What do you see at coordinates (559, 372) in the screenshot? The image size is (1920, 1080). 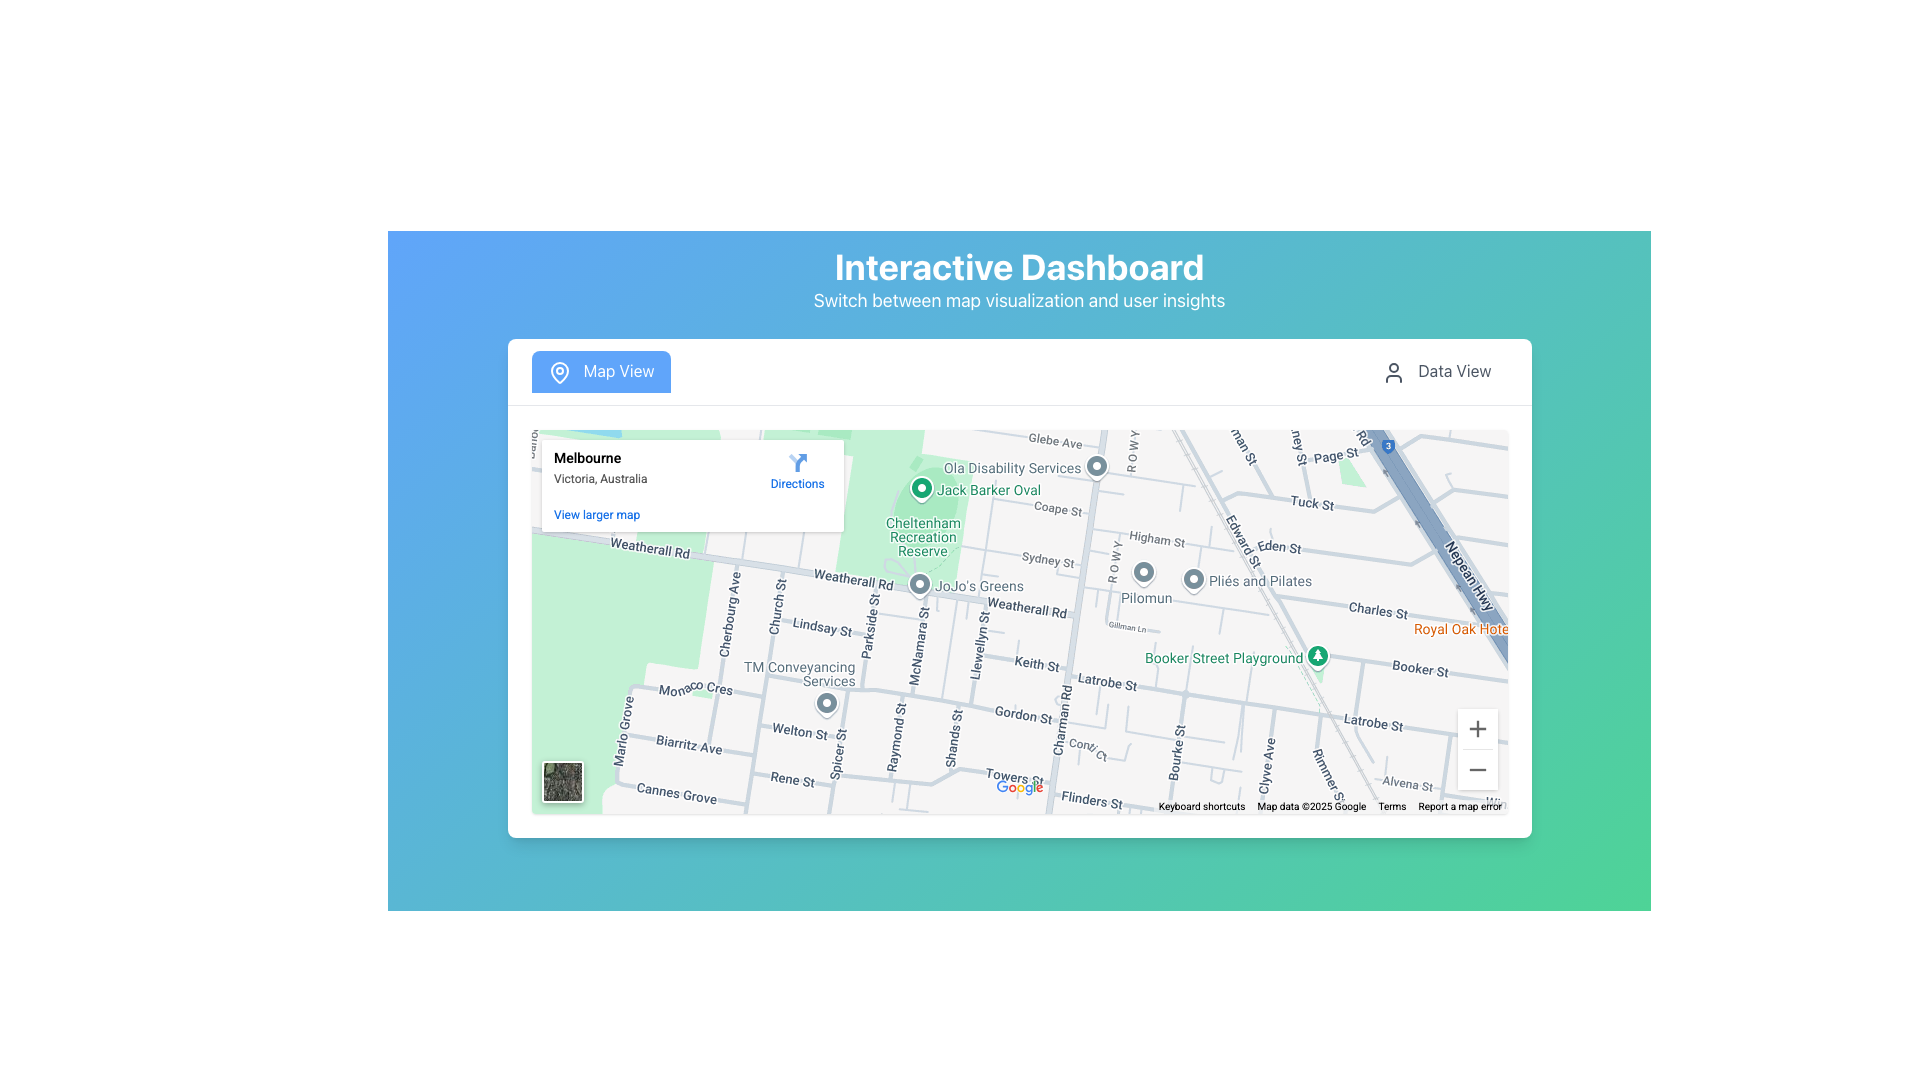 I see `the abstract map location pin icon, which features a circular base, a pointed bottom, and a smaller circle at its center, styled in white on a blue background, located to the left of the 'Map View' button` at bounding box center [559, 372].